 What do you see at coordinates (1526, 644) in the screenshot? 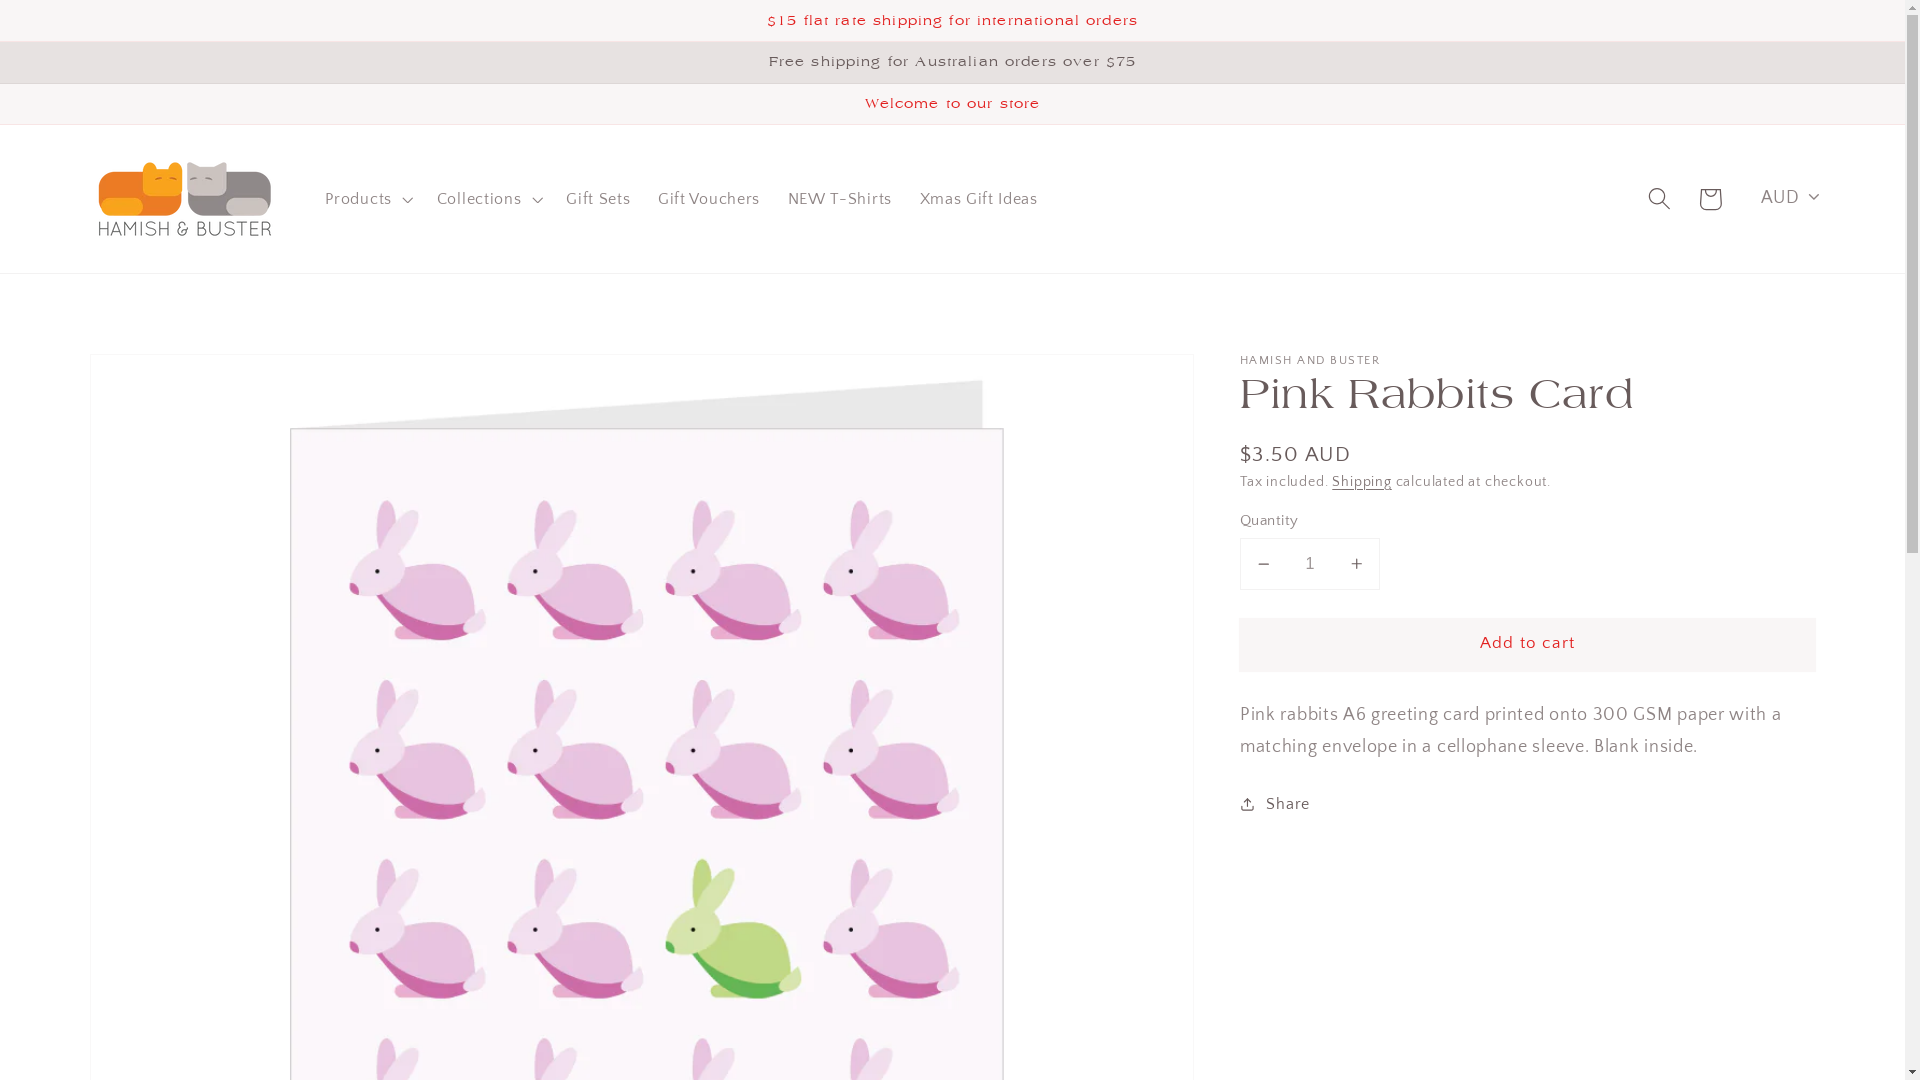
I see `'Add to cart'` at bounding box center [1526, 644].